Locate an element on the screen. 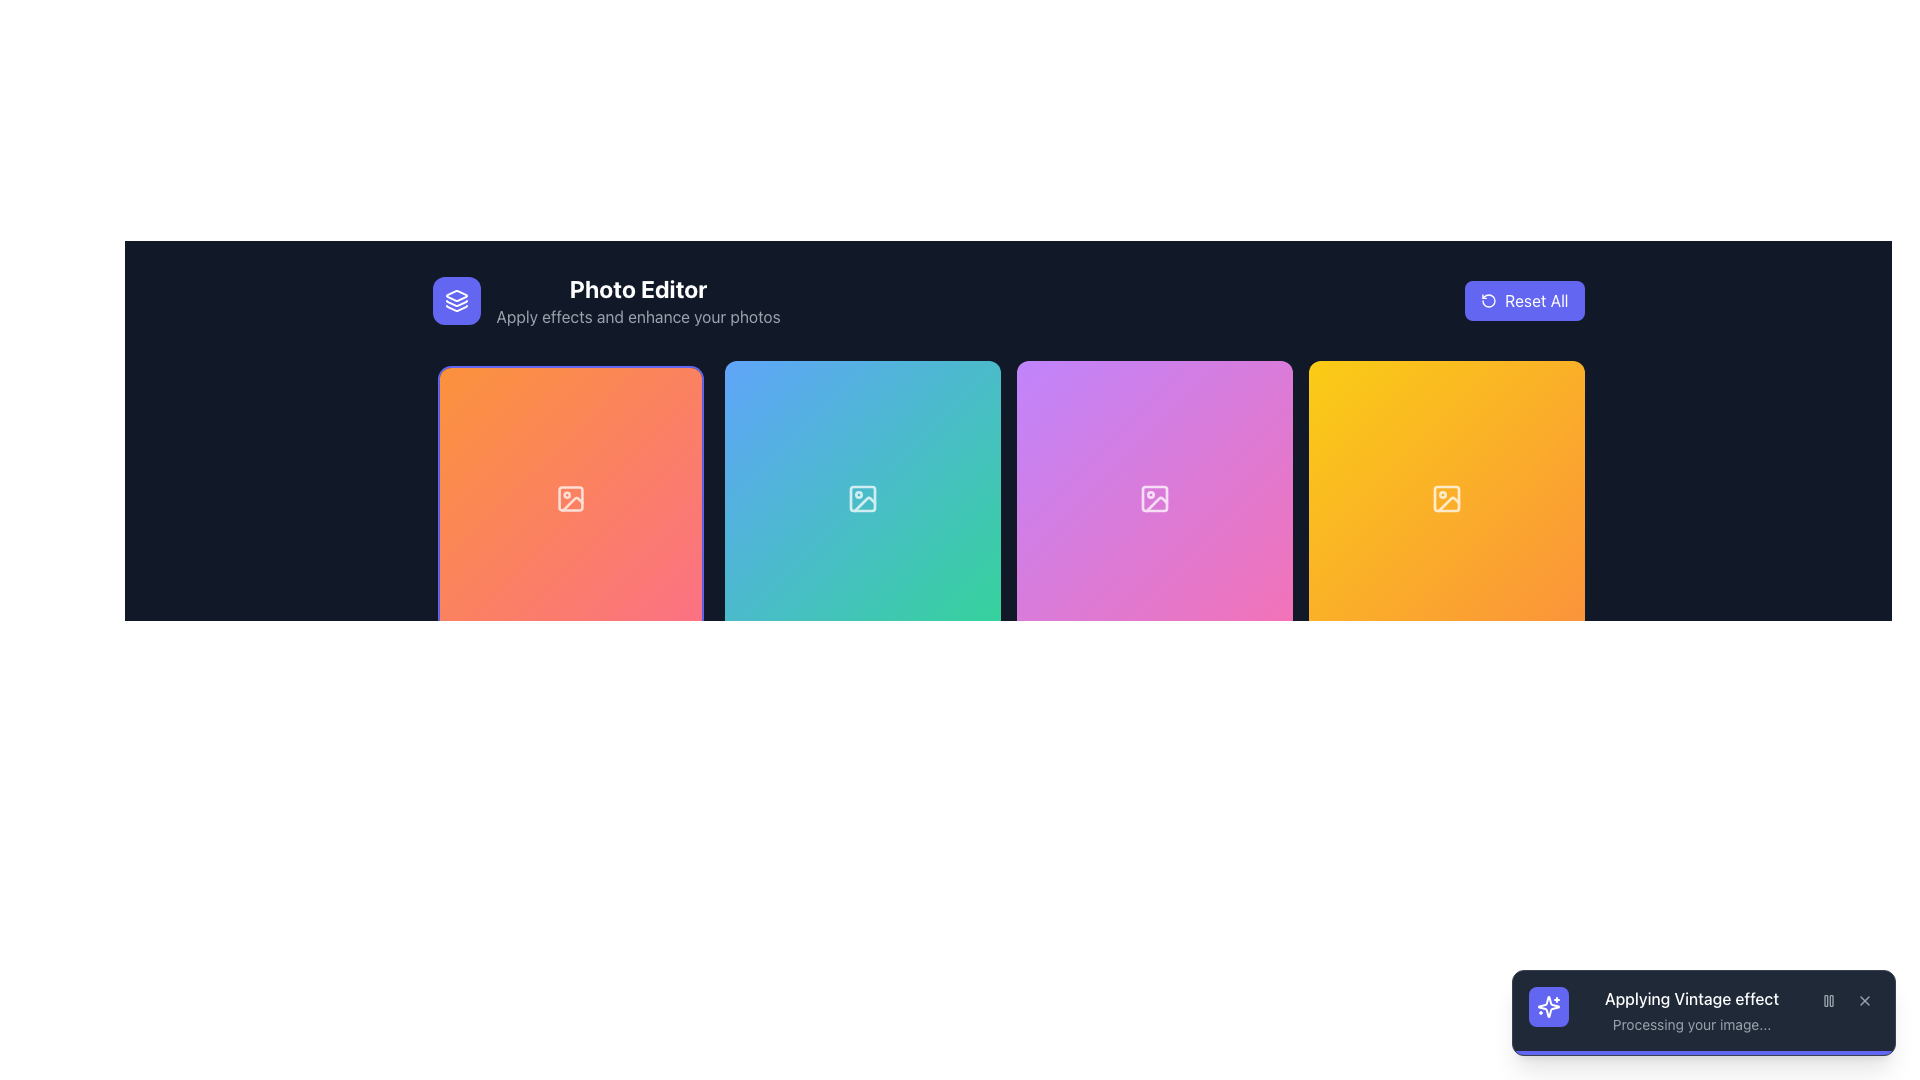 The width and height of the screenshot is (1920, 1080). the progress bar which is a small rectangular bar styled as a progress indicator, located beneath the notification popup labeled 'Applying Vintage effectProcessing your image...' is located at coordinates (1703, 1052).